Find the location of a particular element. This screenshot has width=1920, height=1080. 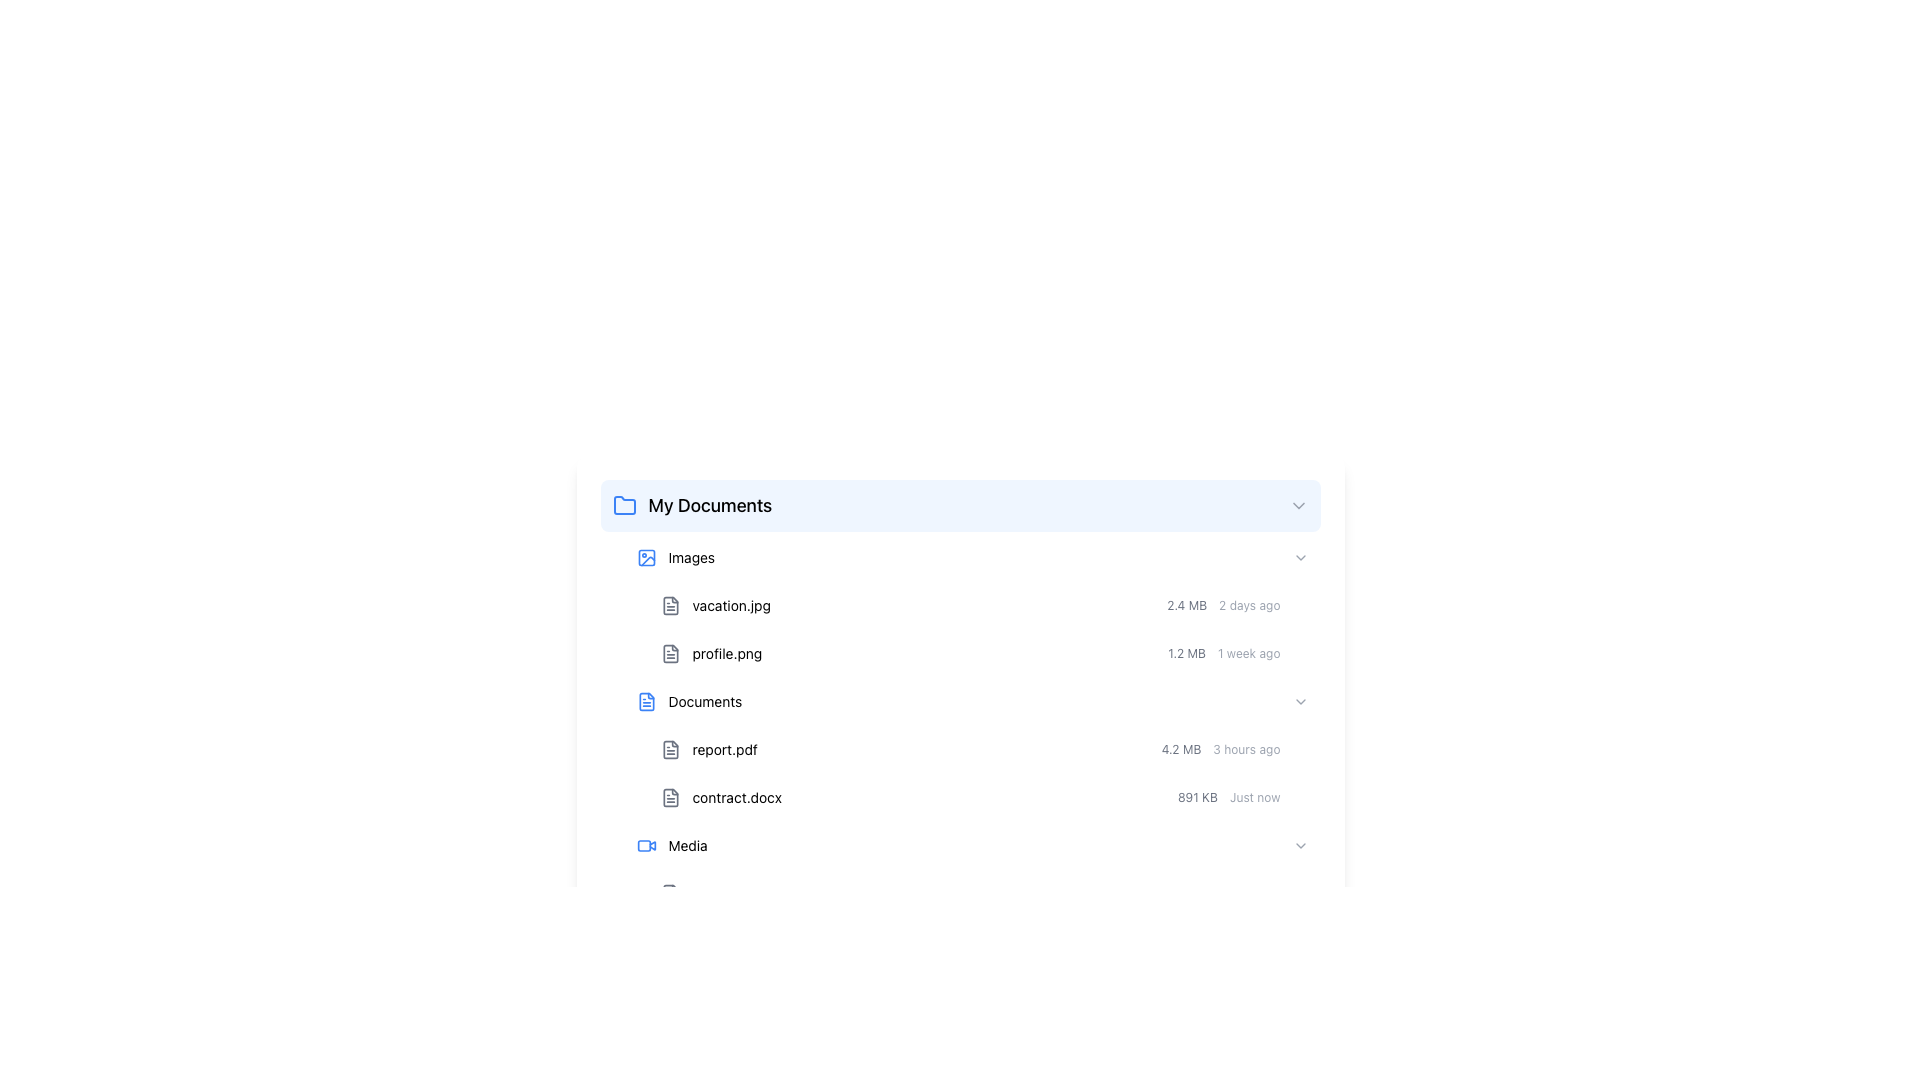

the file entry labeled 'vacation.jpg' with its associated icon from the first position in the 'Images' folder is located at coordinates (715, 604).